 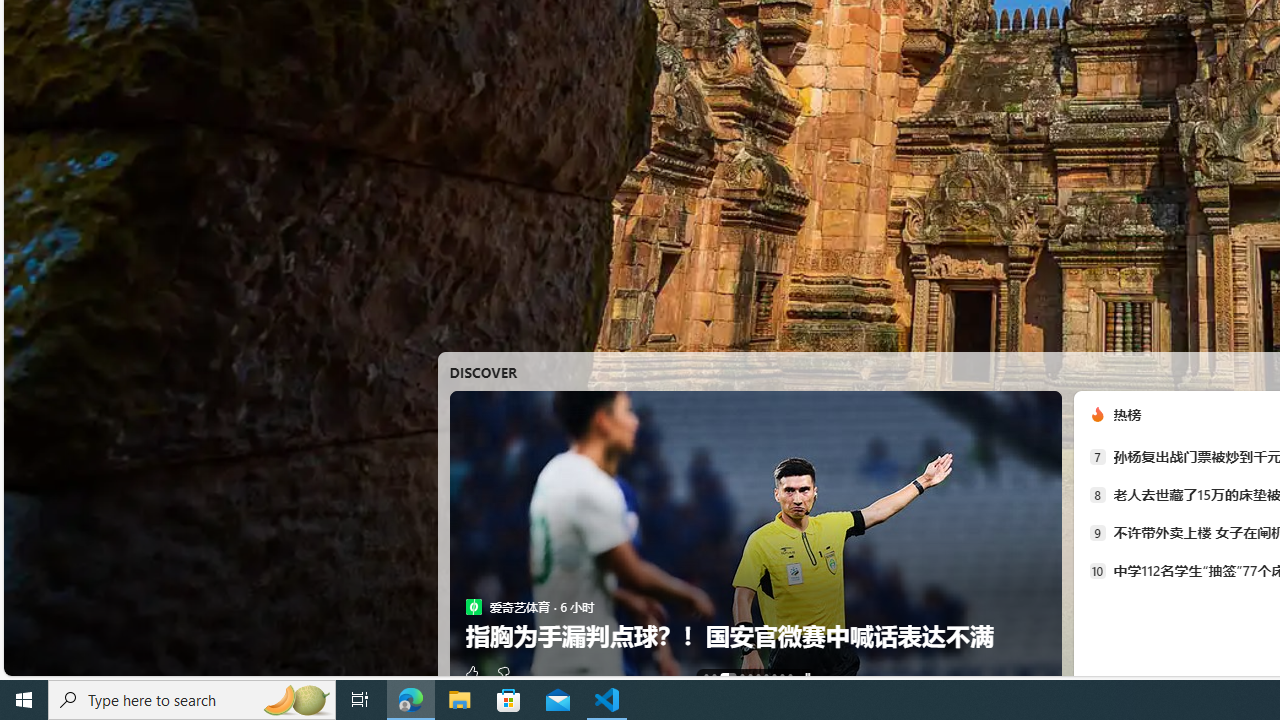 What do you see at coordinates (705, 675) in the screenshot?
I see `'AutomationID: tab-0'` at bounding box center [705, 675].